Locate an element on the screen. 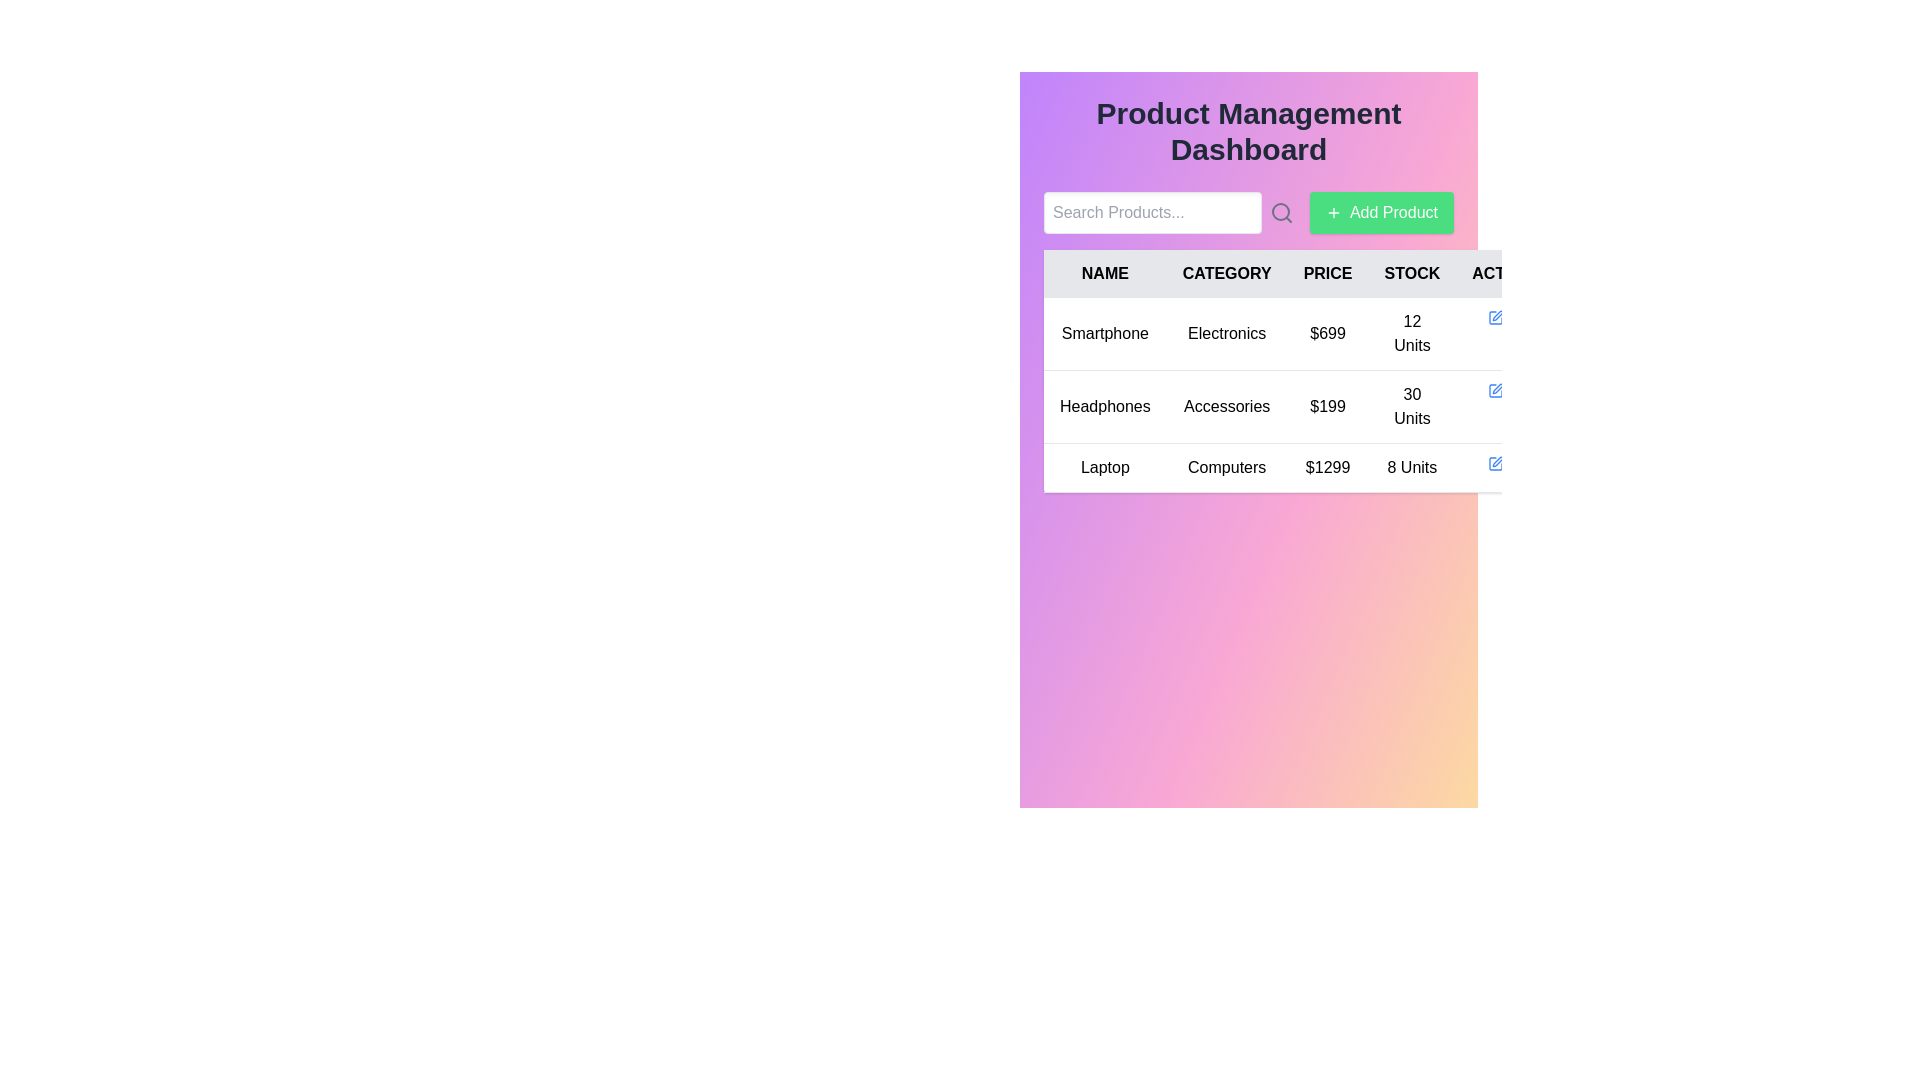  the plain text label displaying the stock quantity of the product 'Laptop', located in the fourth column of the third row under the 'STOCK' header is located at coordinates (1411, 467).